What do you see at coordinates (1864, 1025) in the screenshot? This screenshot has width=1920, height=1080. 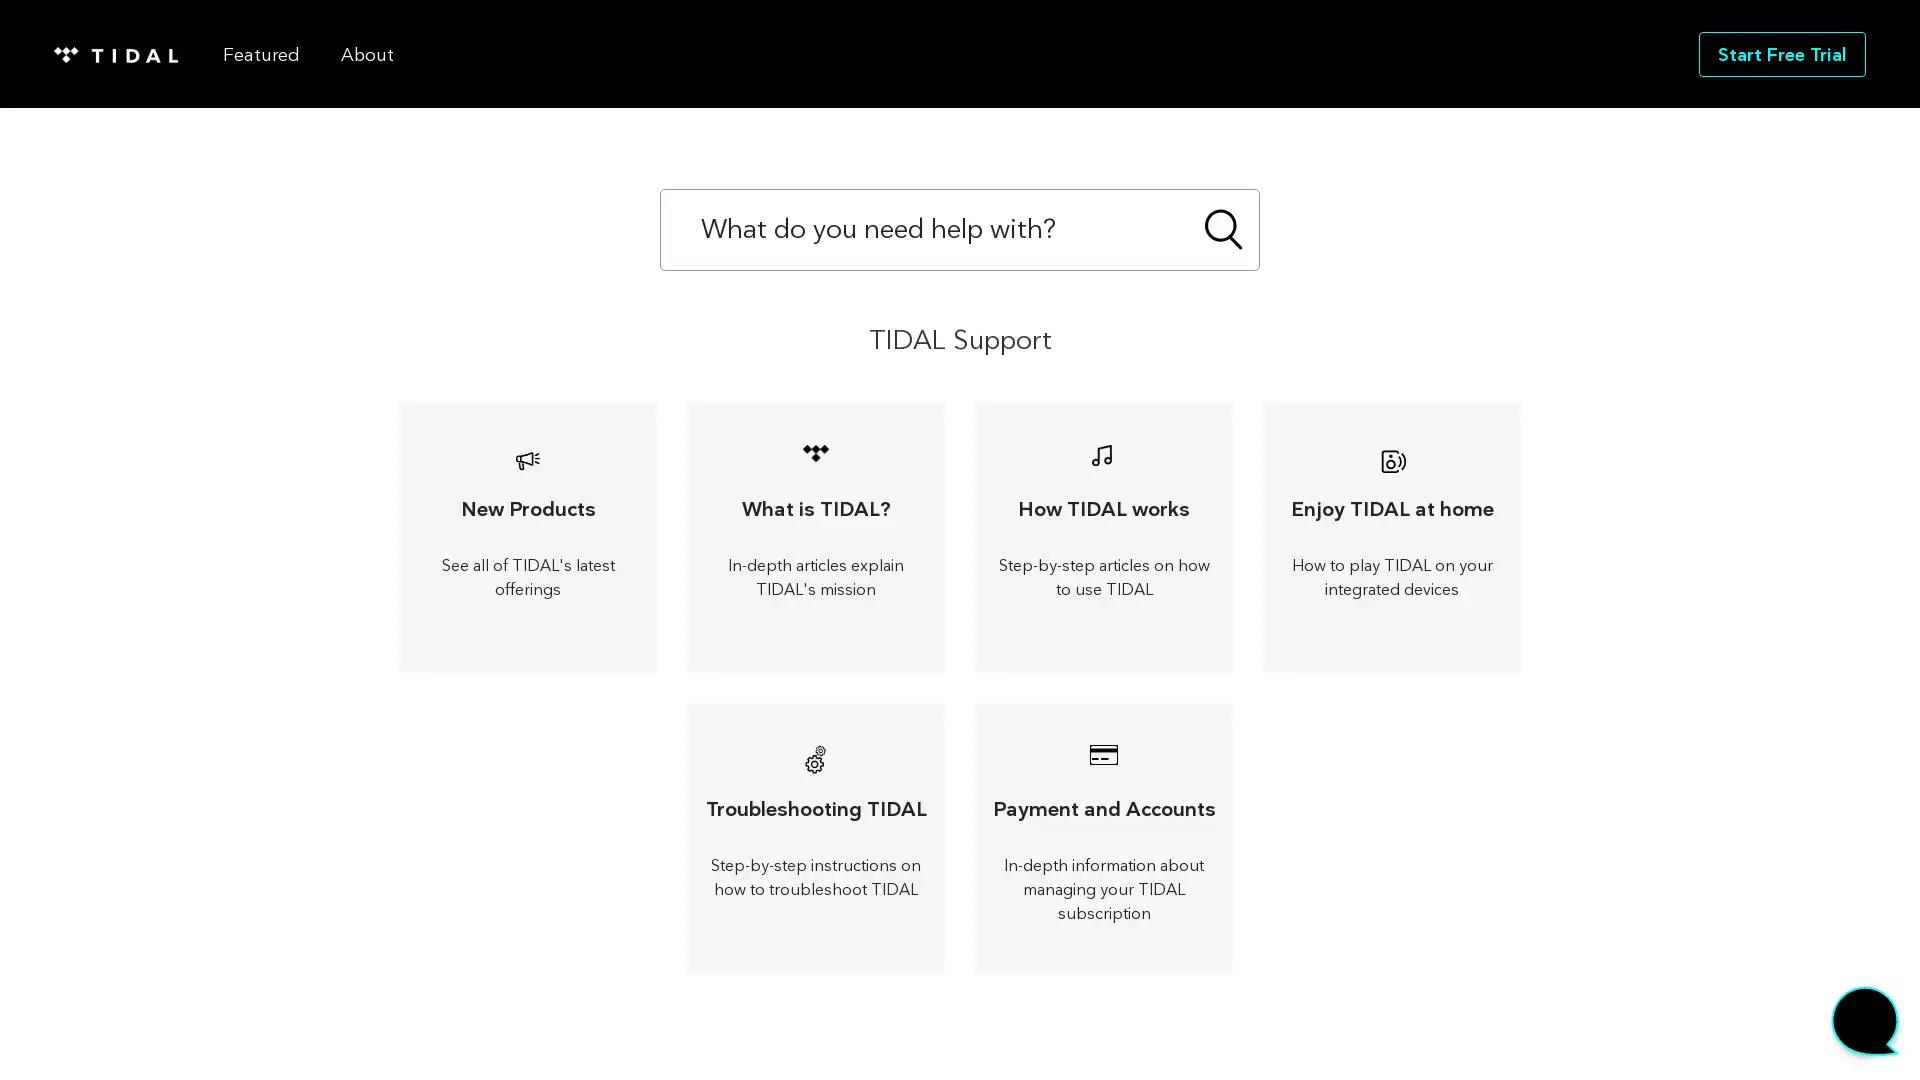 I see `Start chat` at bounding box center [1864, 1025].